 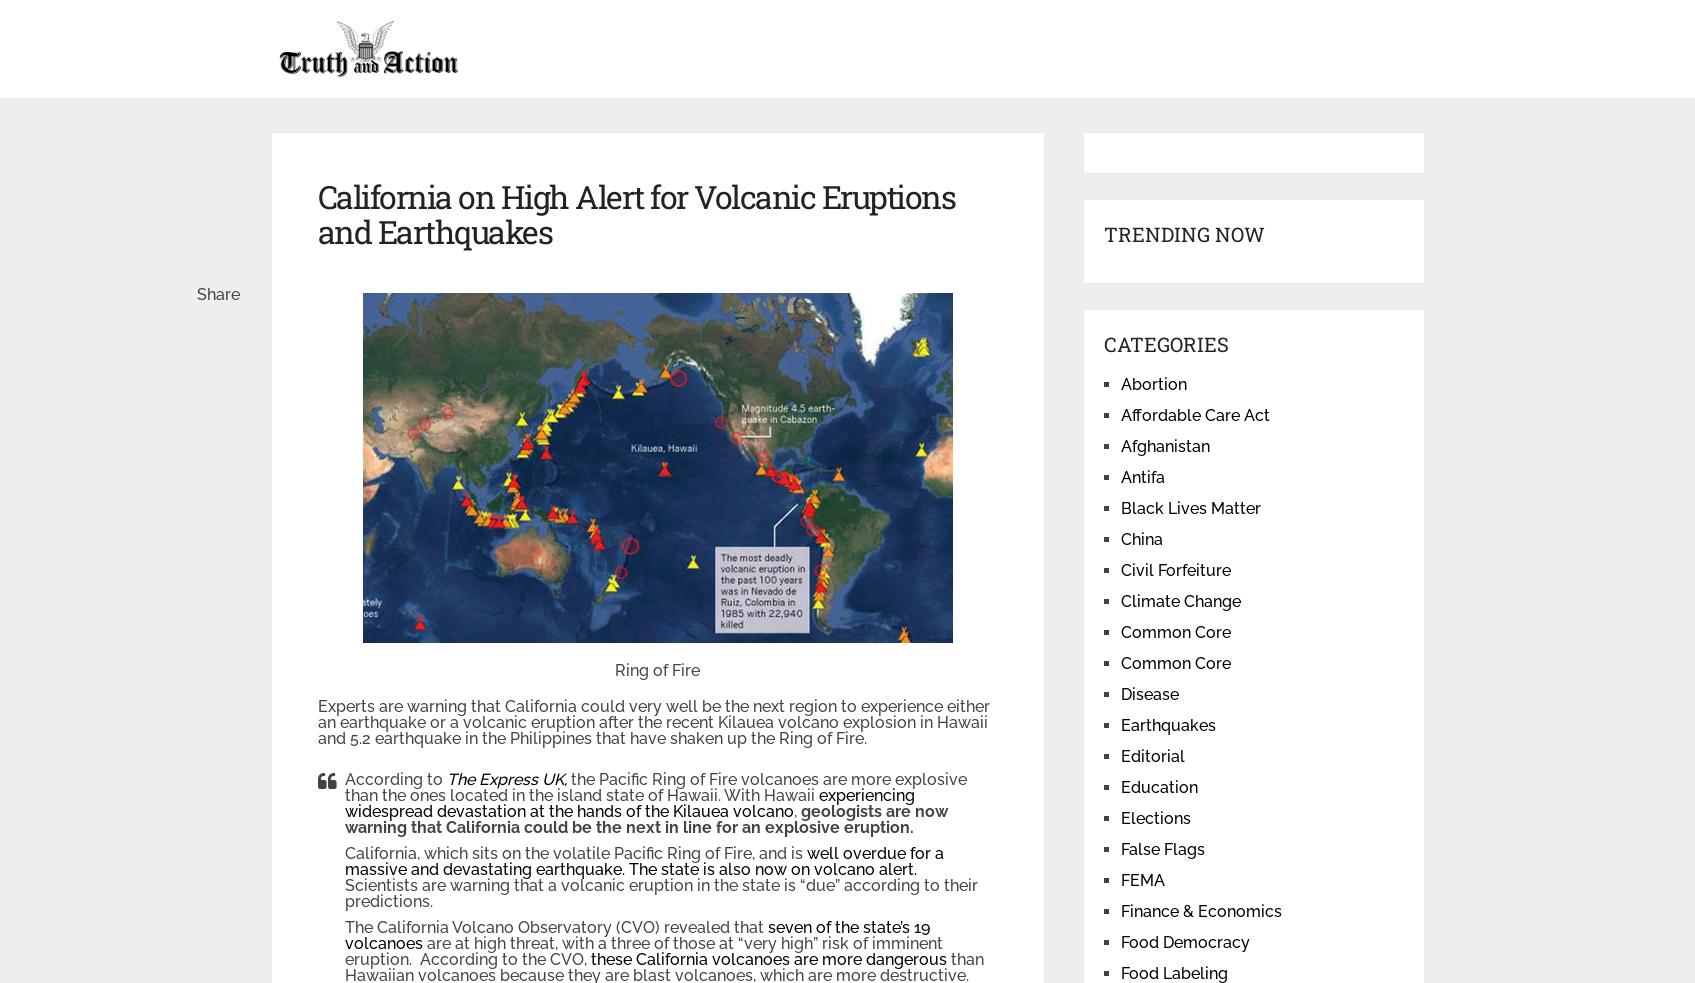 I want to click on 'China', so click(x=1140, y=539).